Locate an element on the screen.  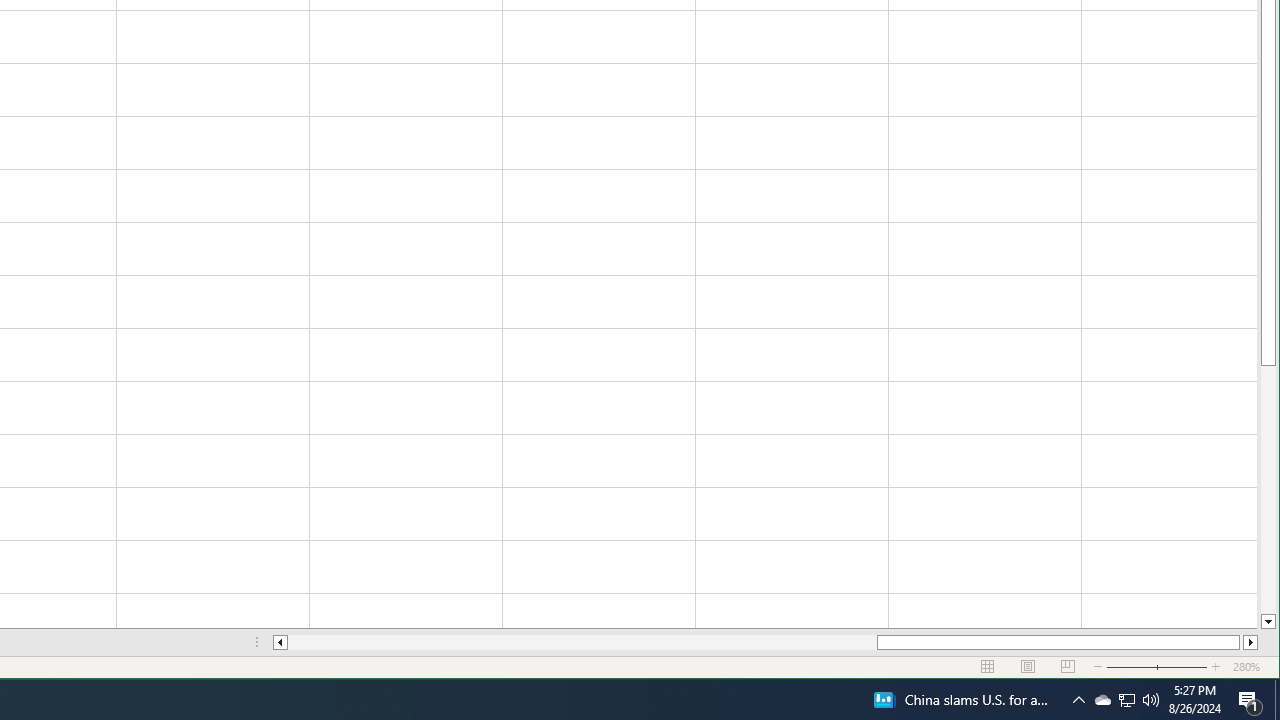
'Q2790: 100%' is located at coordinates (1101, 698).